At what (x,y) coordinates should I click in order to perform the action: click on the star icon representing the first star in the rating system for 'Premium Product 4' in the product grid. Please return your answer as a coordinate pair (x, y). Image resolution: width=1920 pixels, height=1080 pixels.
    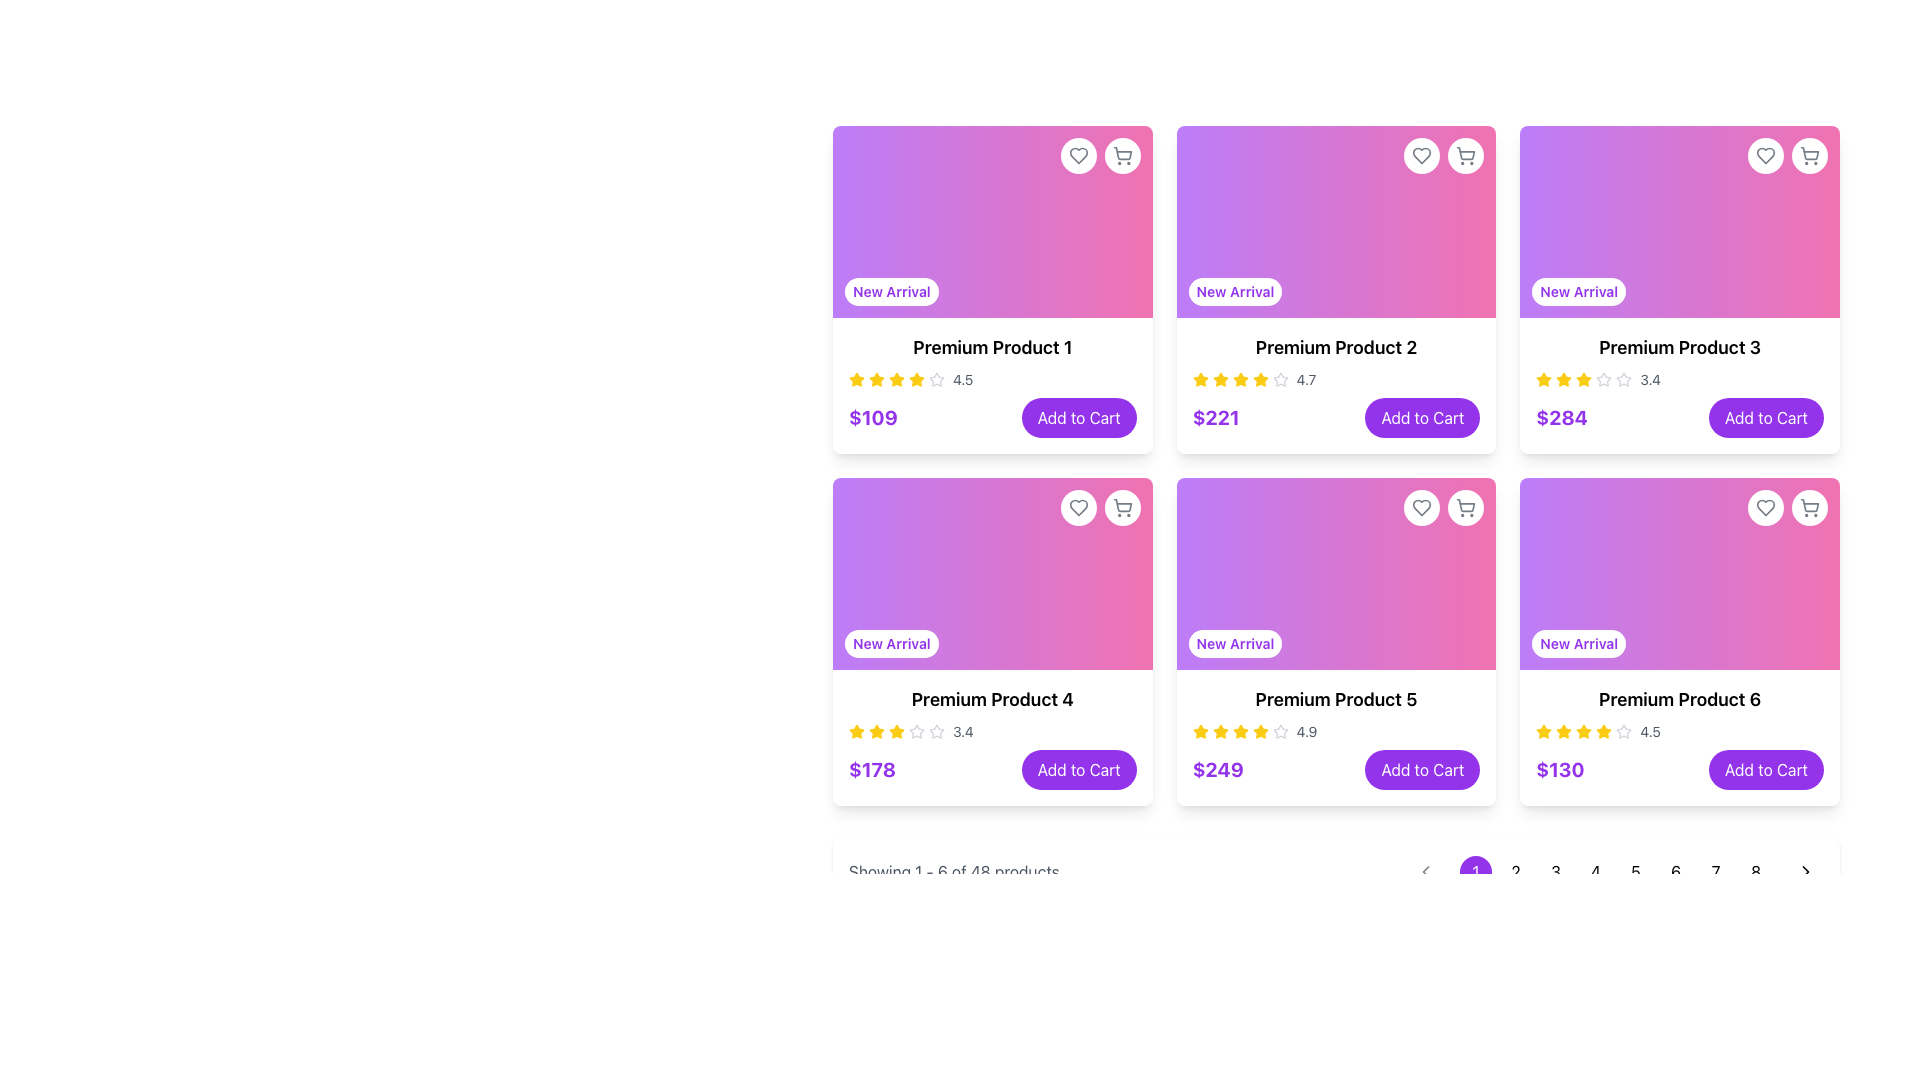
    Looking at the image, I should click on (877, 731).